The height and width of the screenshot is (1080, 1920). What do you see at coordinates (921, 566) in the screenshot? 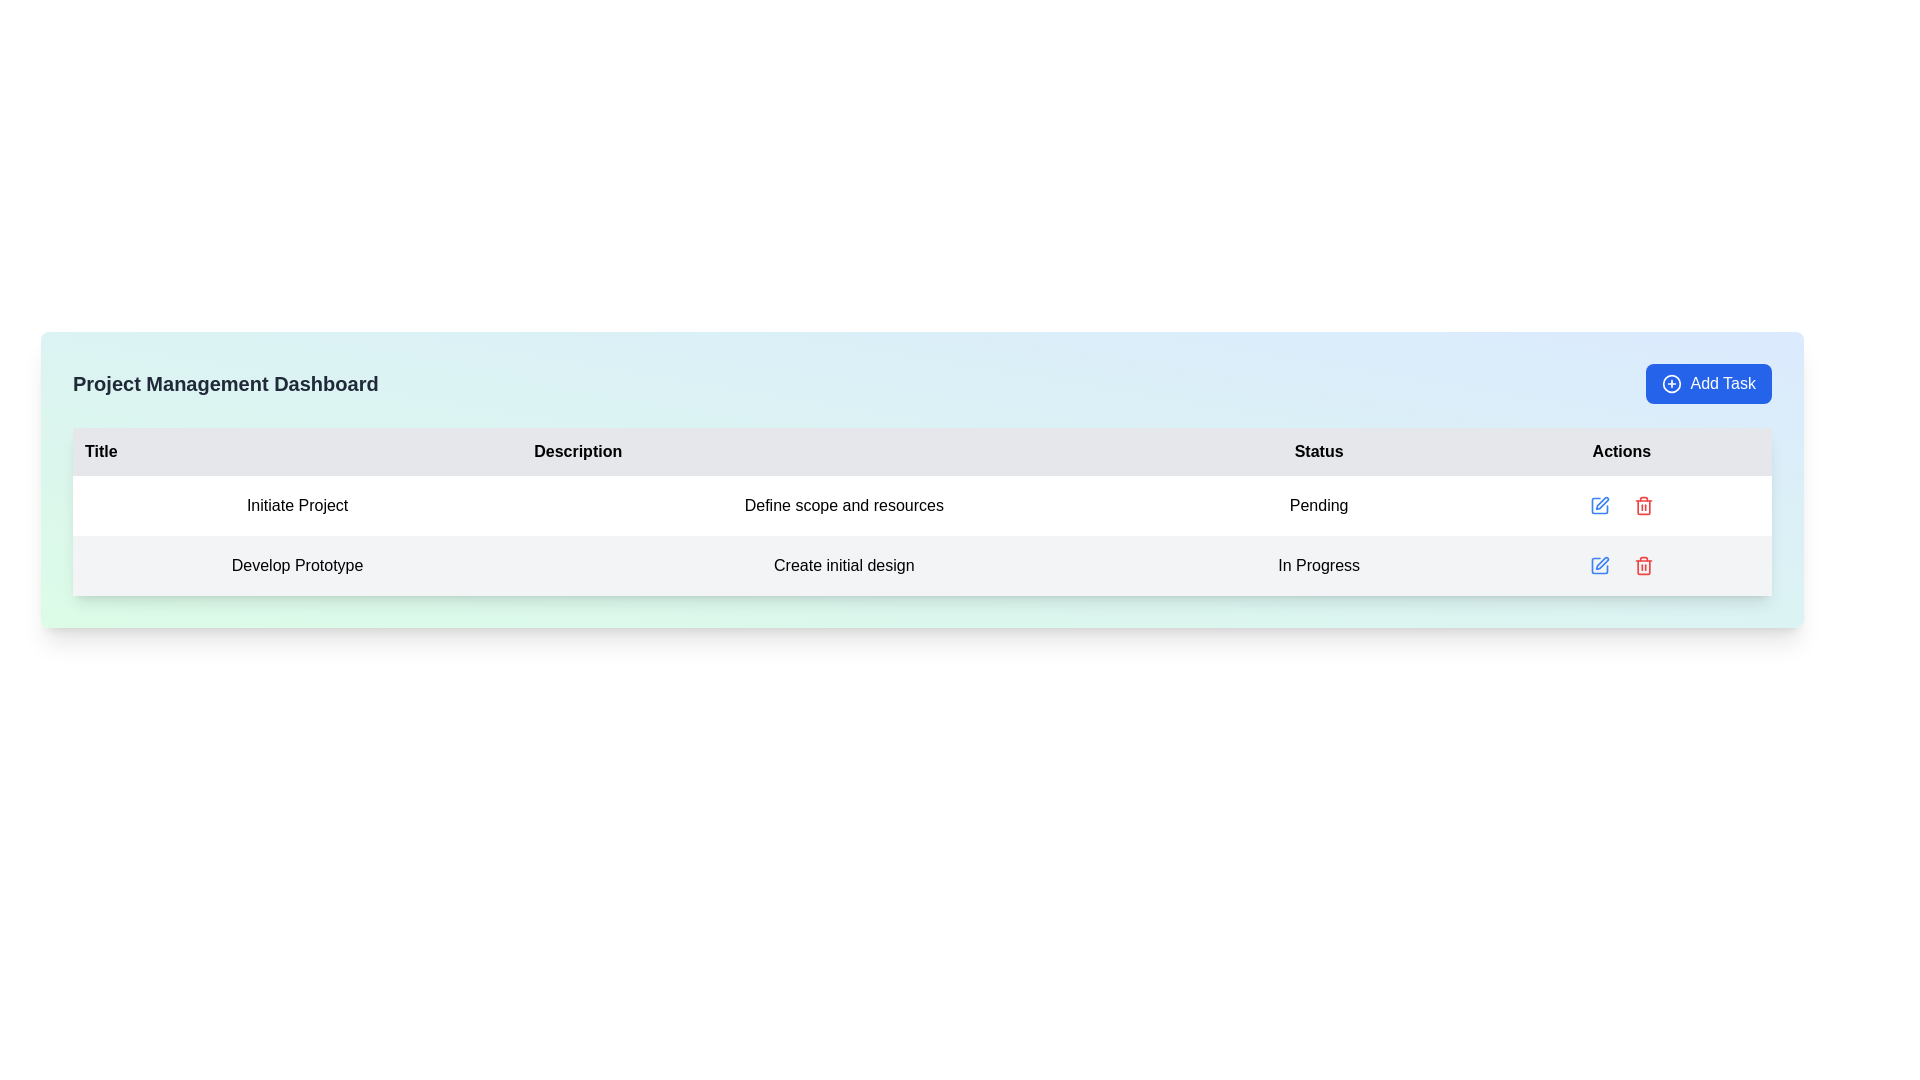
I see `the tabular row displaying 'Develop Prototype', 'Create initial design', and 'In Progress'` at bounding box center [921, 566].